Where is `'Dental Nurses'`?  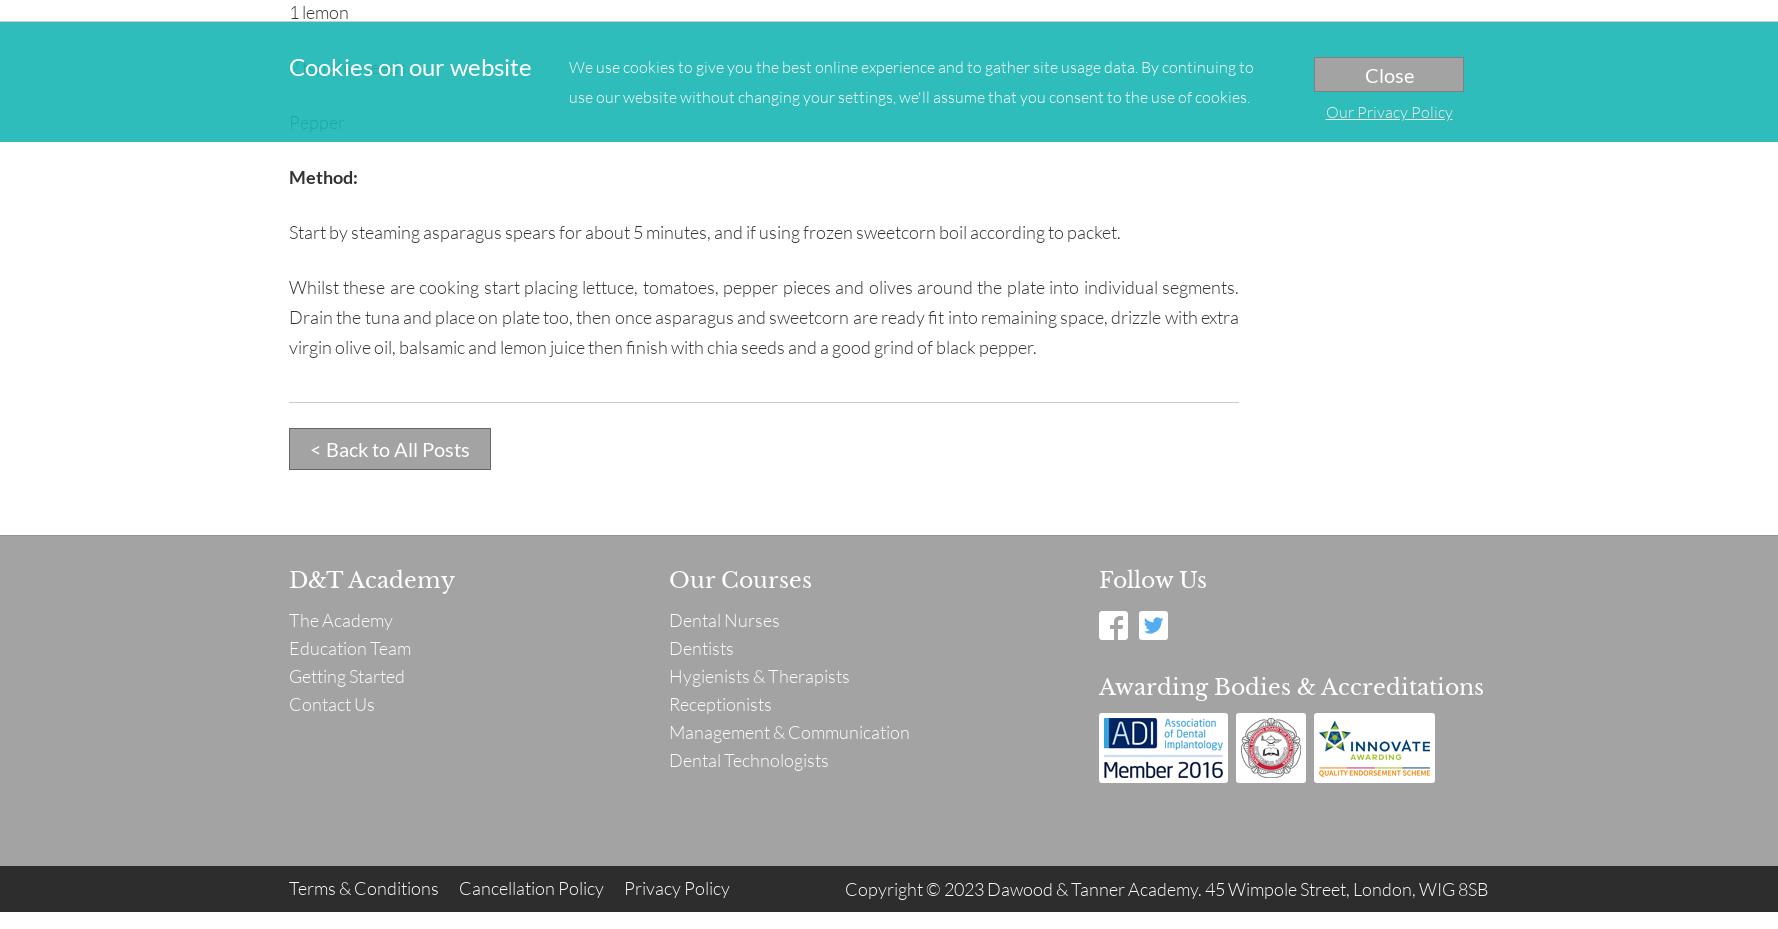 'Dental Nurses' is located at coordinates (723, 619).